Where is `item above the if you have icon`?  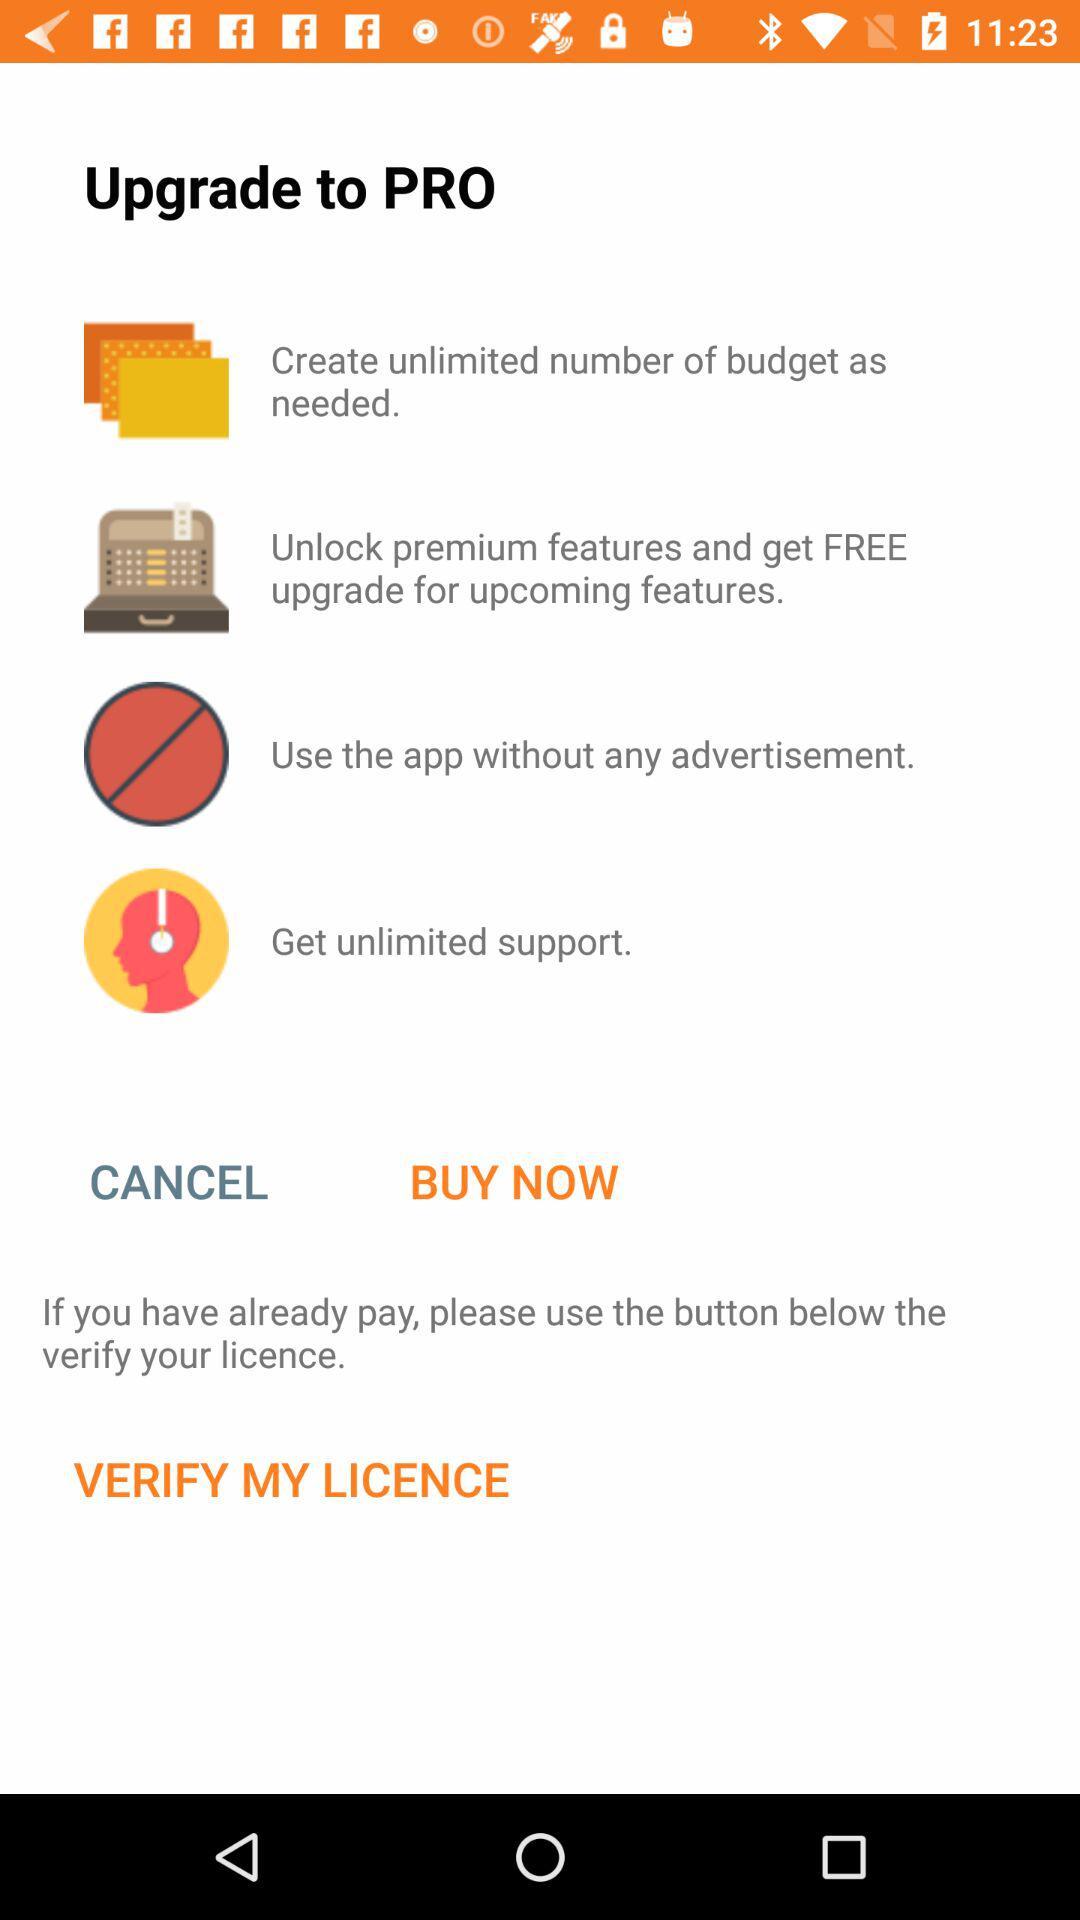
item above the if you have icon is located at coordinates (513, 1181).